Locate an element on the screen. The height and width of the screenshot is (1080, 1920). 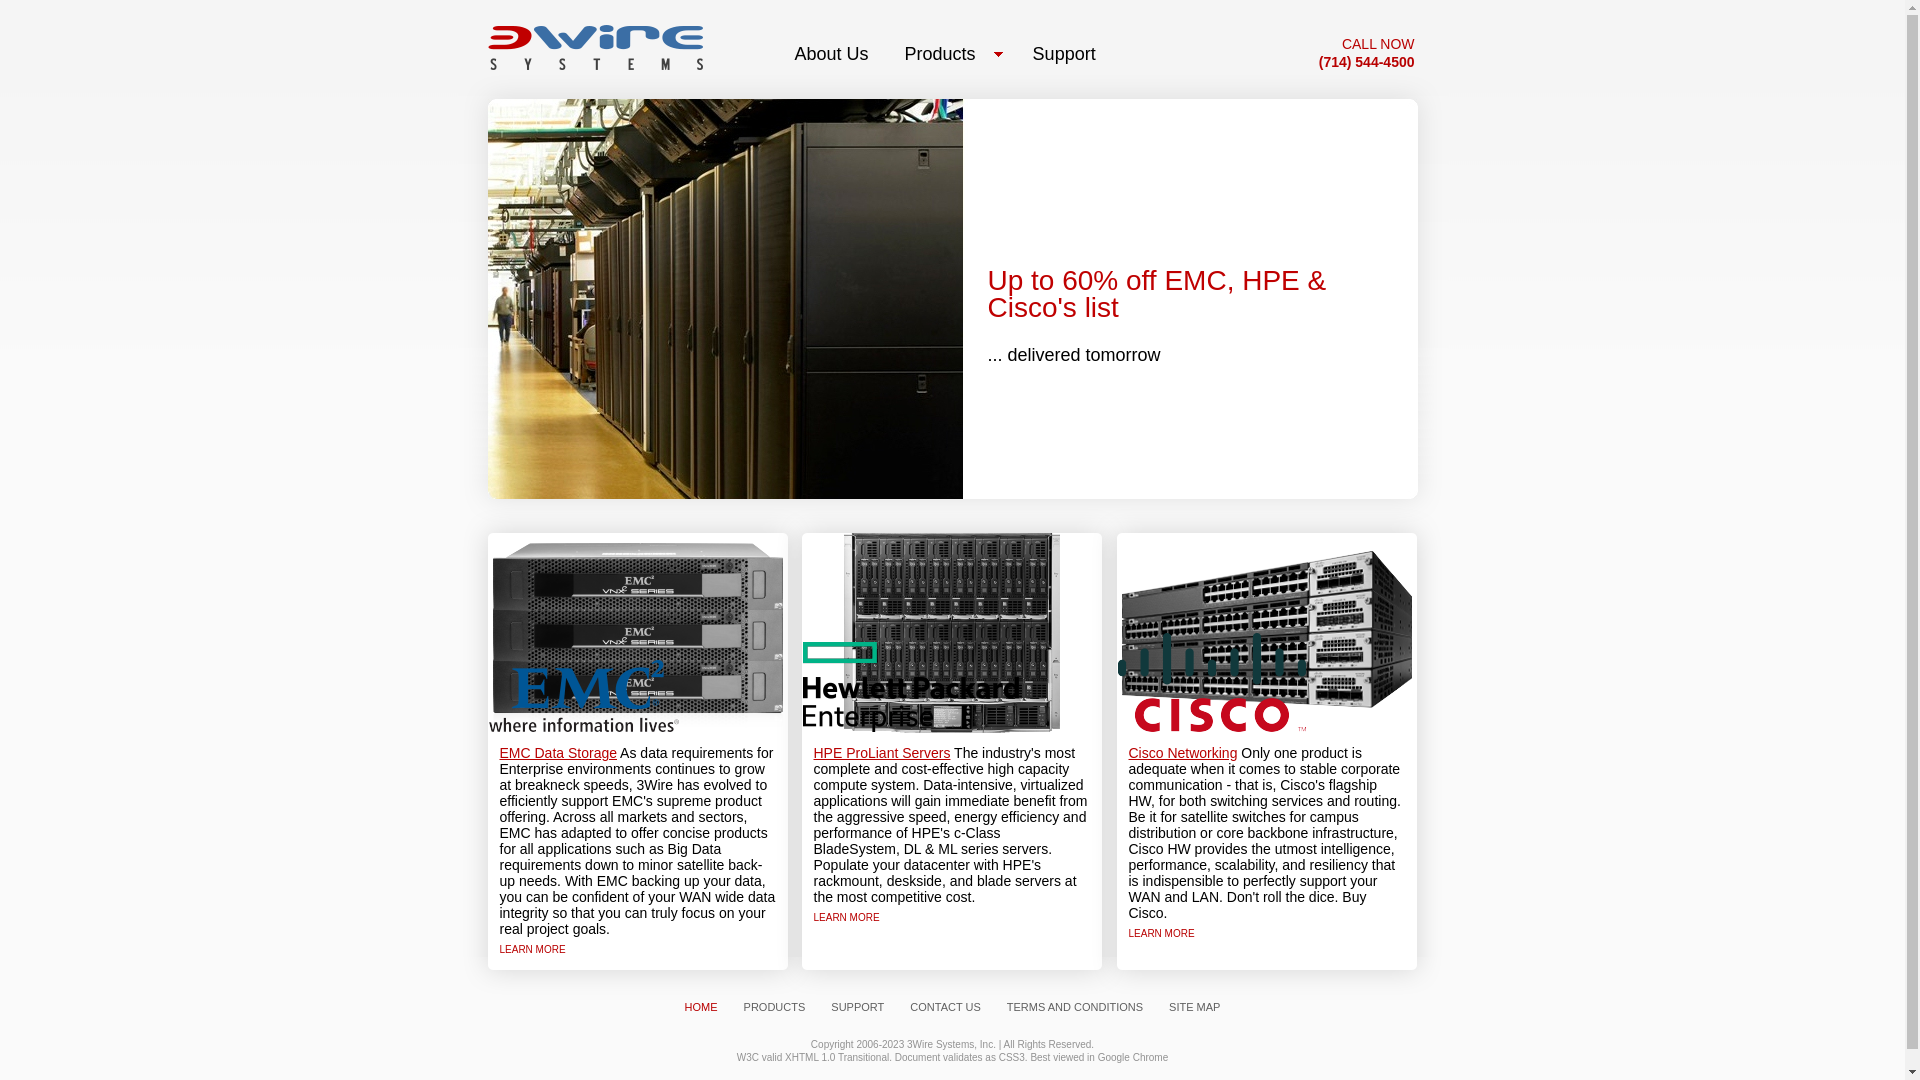
'Google Chrome' is located at coordinates (1133, 1056).